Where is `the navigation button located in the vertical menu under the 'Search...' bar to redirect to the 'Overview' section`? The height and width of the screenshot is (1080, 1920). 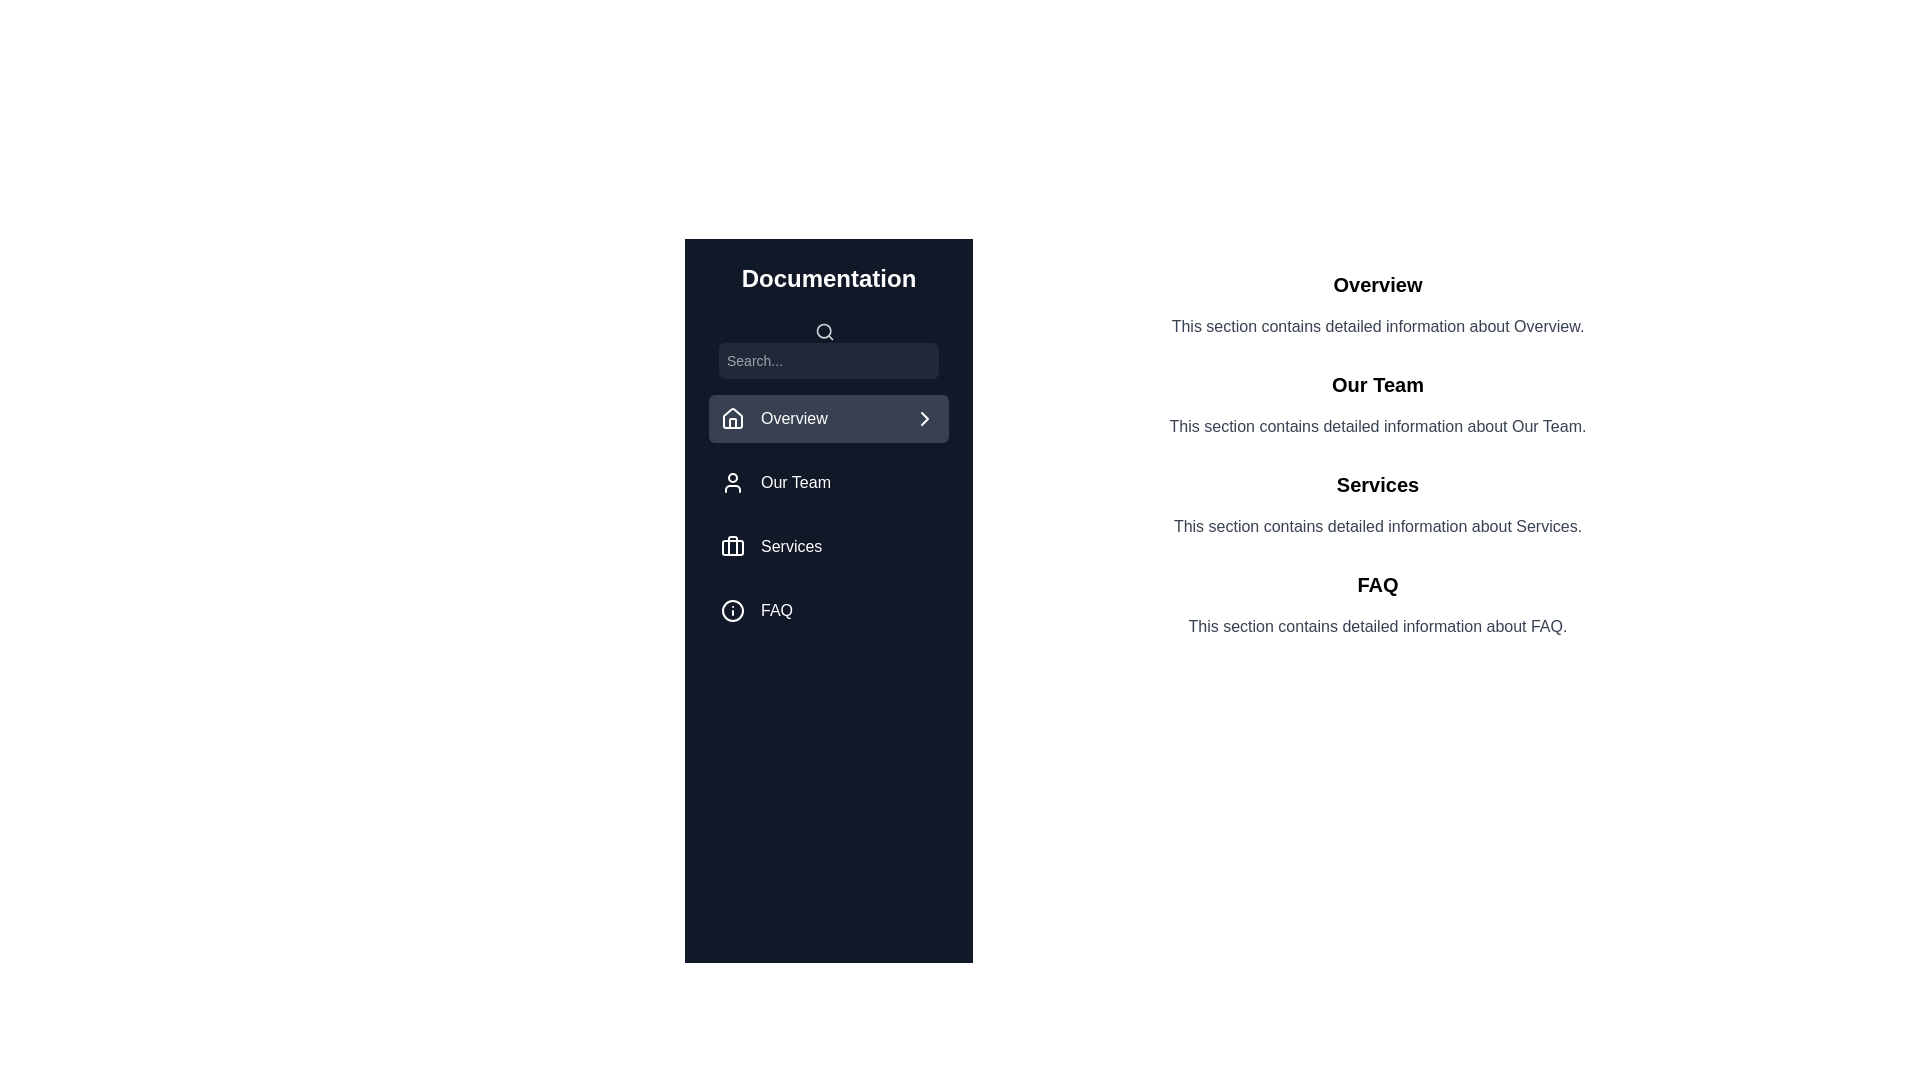
the navigation button located in the vertical menu under the 'Search...' bar to redirect to the 'Overview' section is located at coordinates (829, 418).